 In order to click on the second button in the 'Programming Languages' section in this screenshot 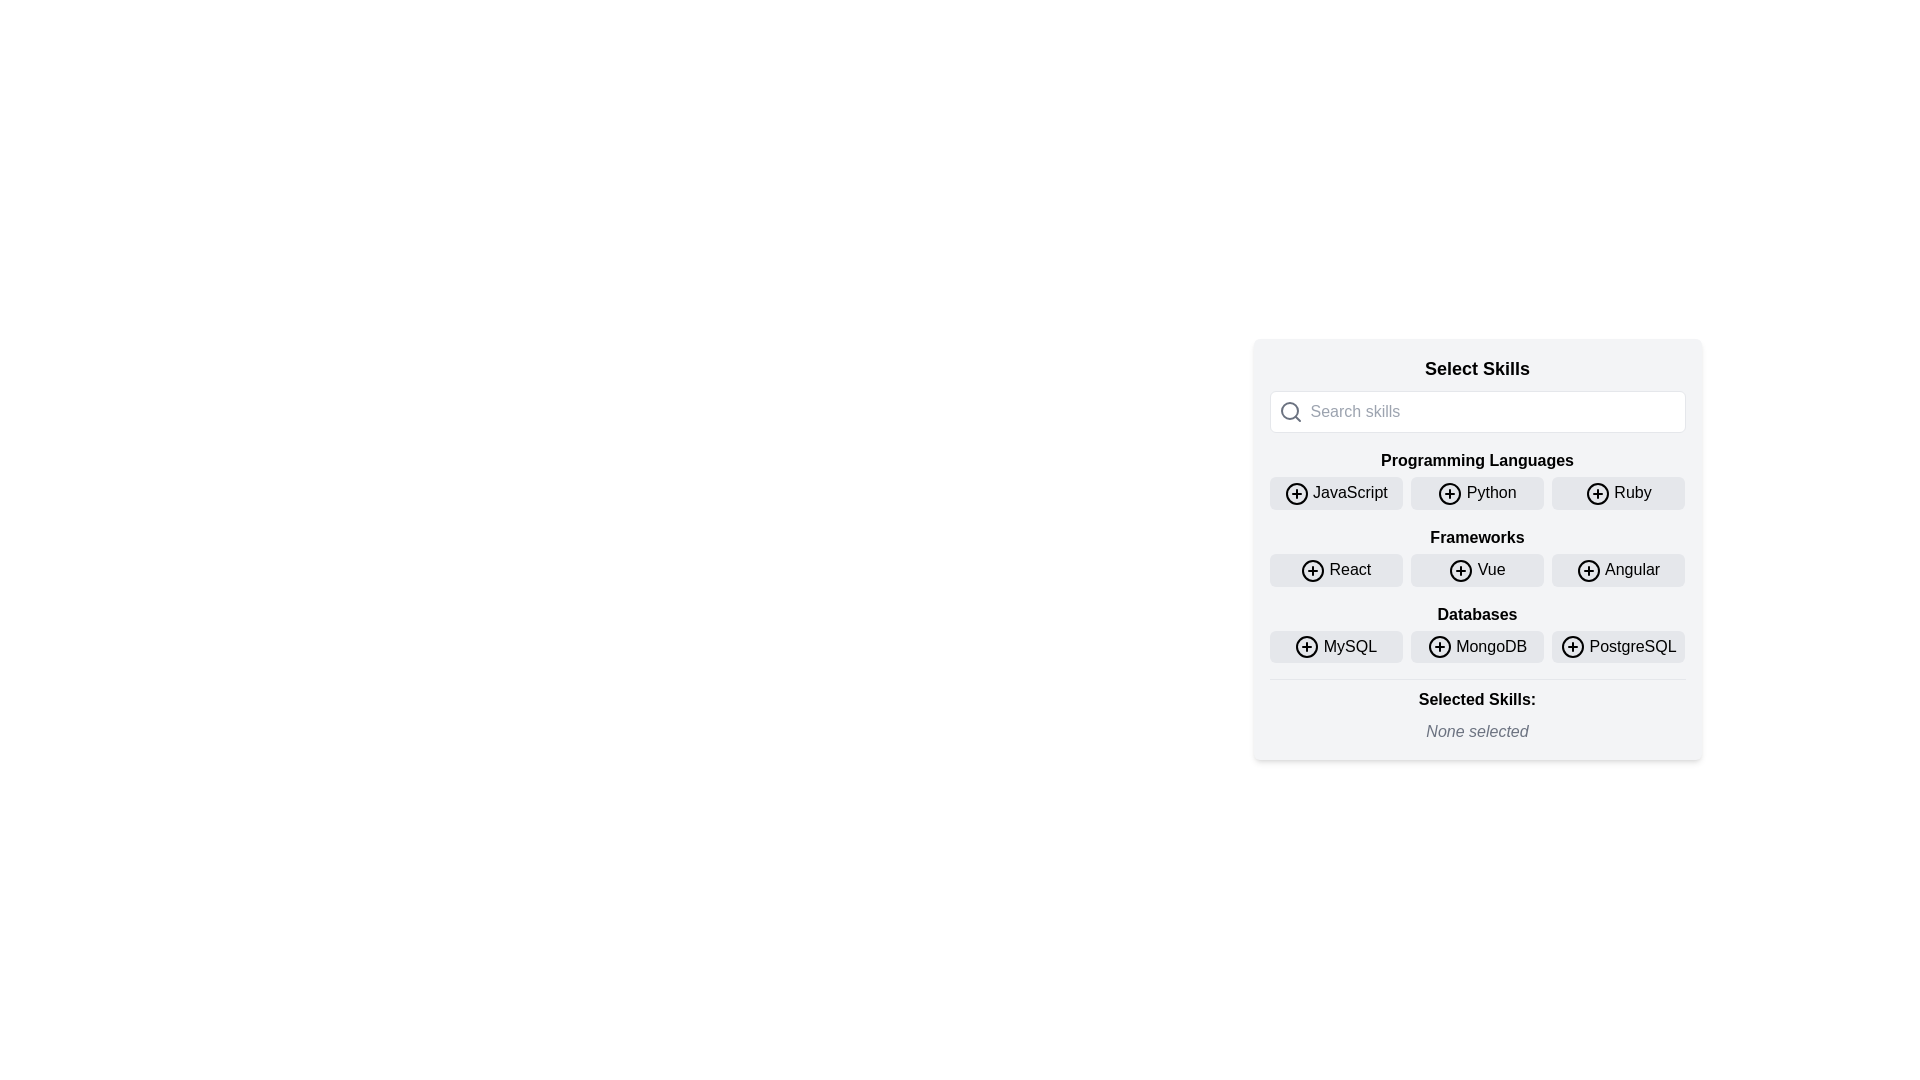, I will do `click(1477, 479)`.